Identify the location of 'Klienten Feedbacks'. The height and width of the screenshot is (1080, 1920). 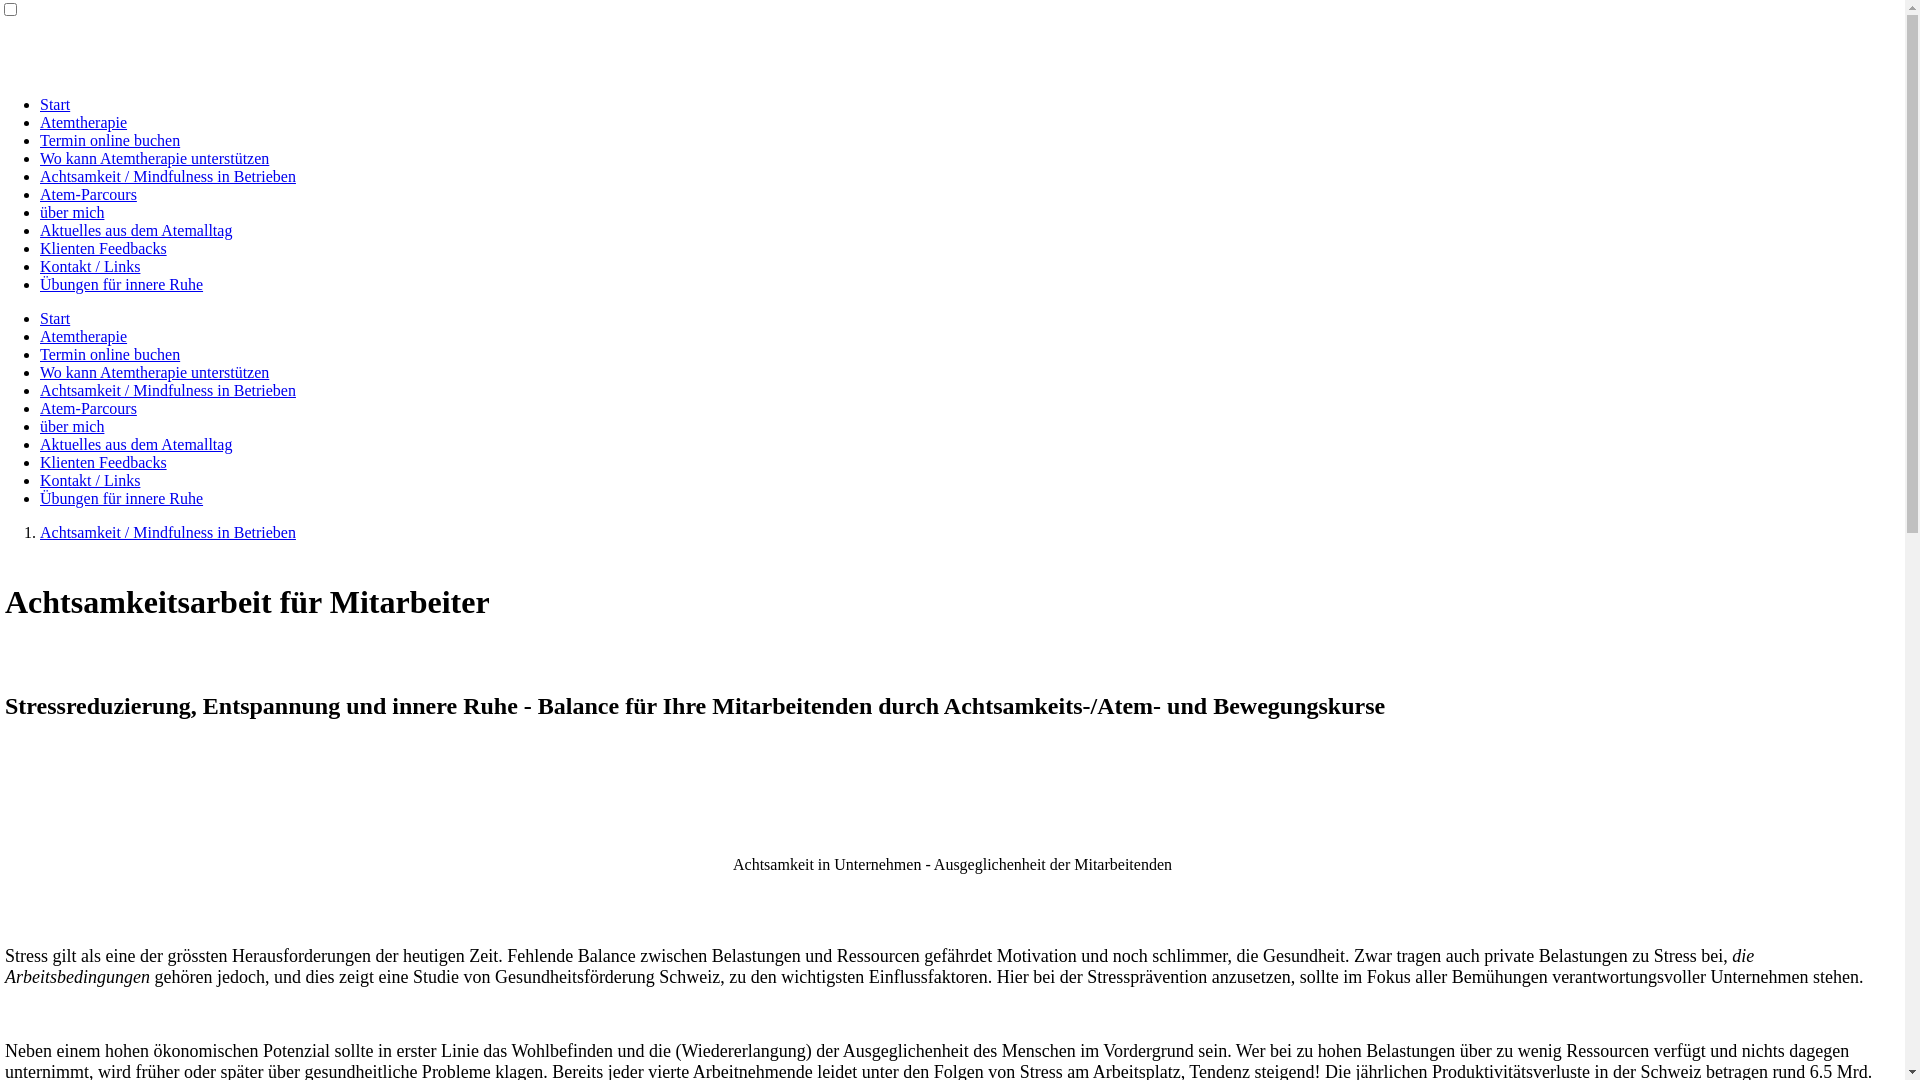
(102, 247).